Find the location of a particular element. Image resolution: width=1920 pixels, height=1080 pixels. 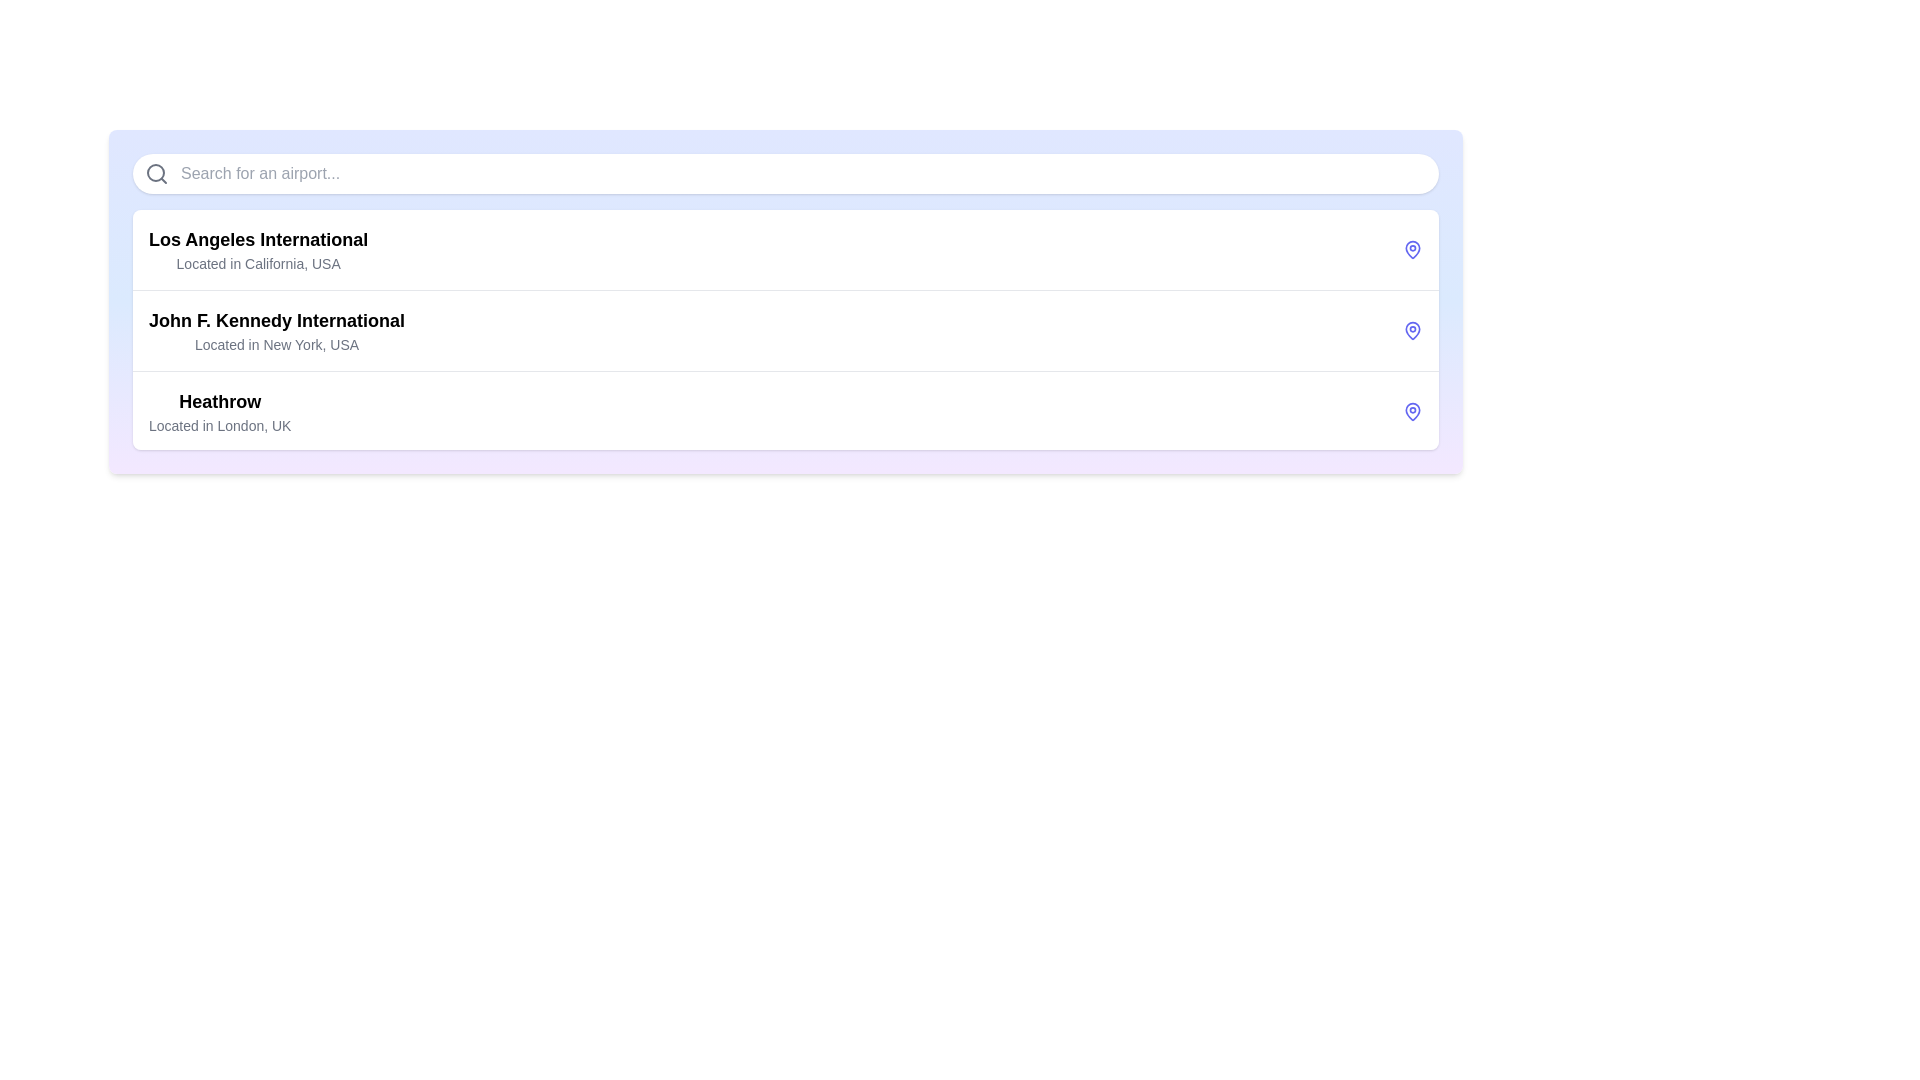

the map pin icon located to the right side of the 'Los Angeles International' list item by clicking on its lower pointed section is located at coordinates (1411, 248).